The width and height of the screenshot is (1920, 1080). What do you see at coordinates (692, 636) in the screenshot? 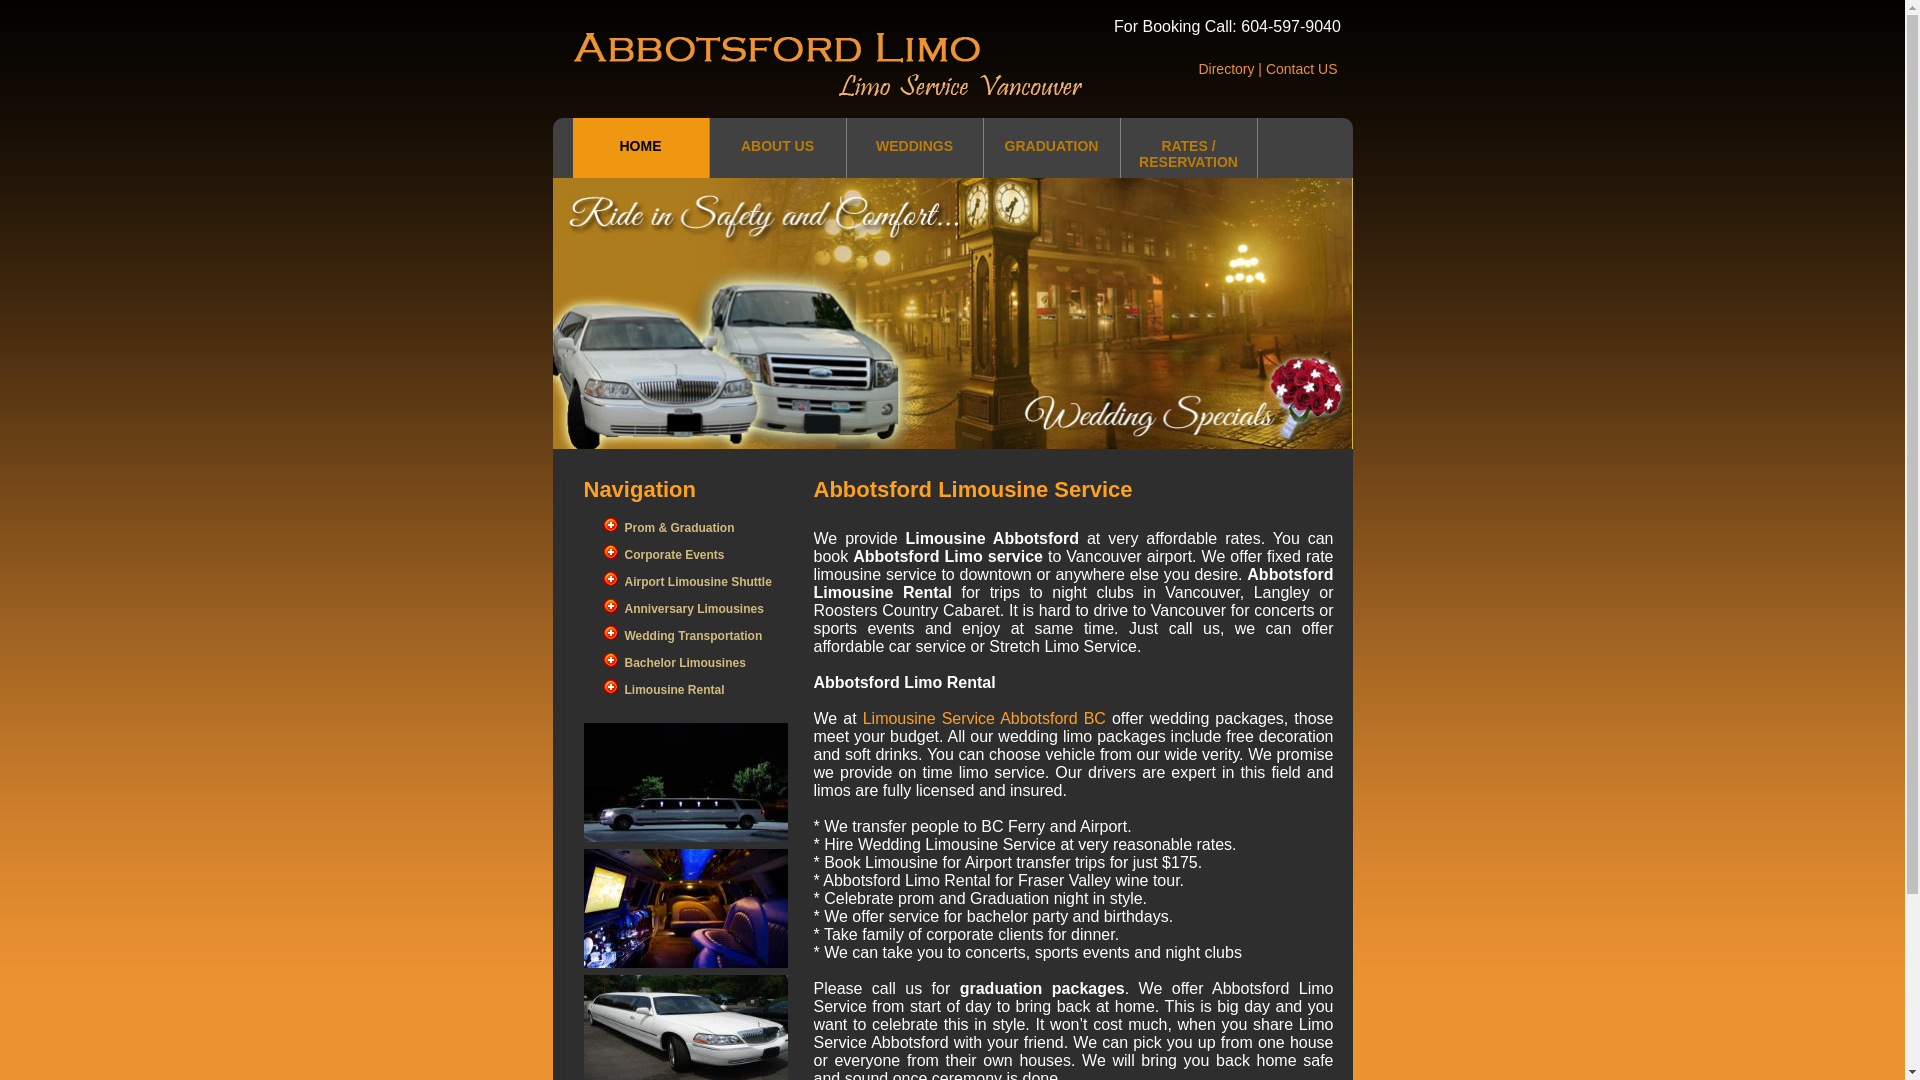
I see `'Wedding Transportation'` at bounding box center [692, 636].